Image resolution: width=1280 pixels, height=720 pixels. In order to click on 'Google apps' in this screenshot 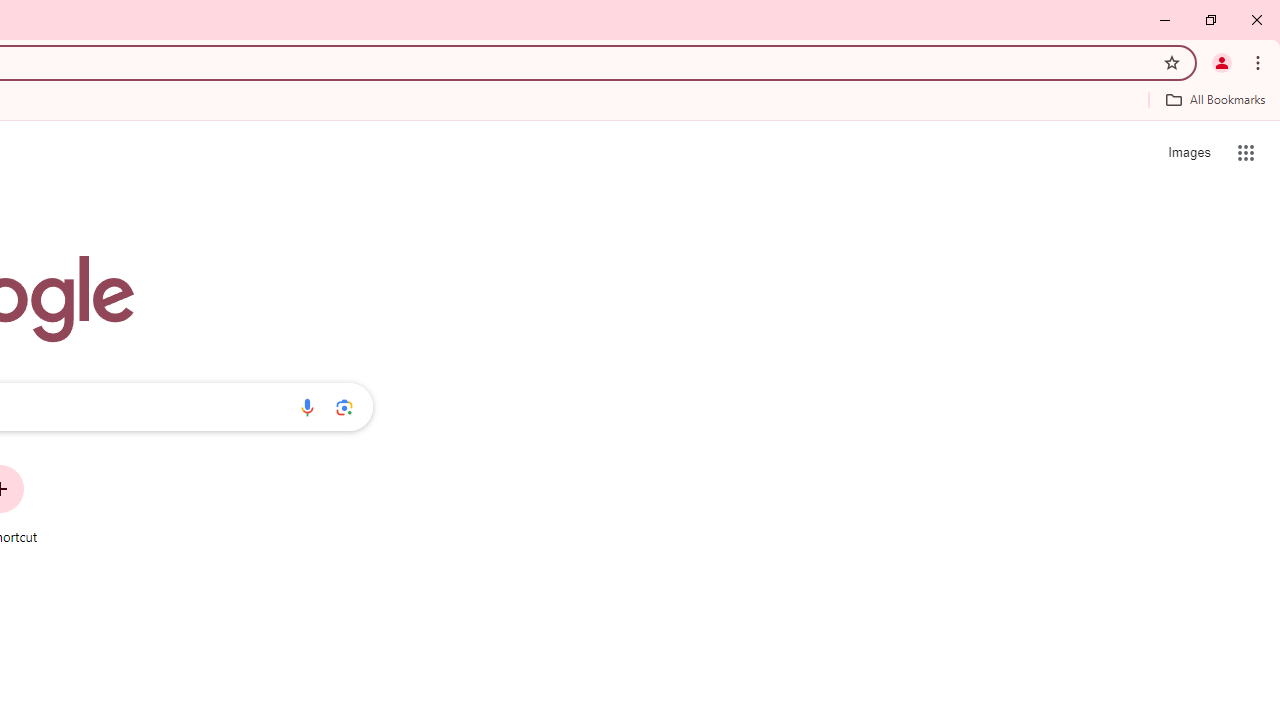, I will do `click(1245, 152)`.